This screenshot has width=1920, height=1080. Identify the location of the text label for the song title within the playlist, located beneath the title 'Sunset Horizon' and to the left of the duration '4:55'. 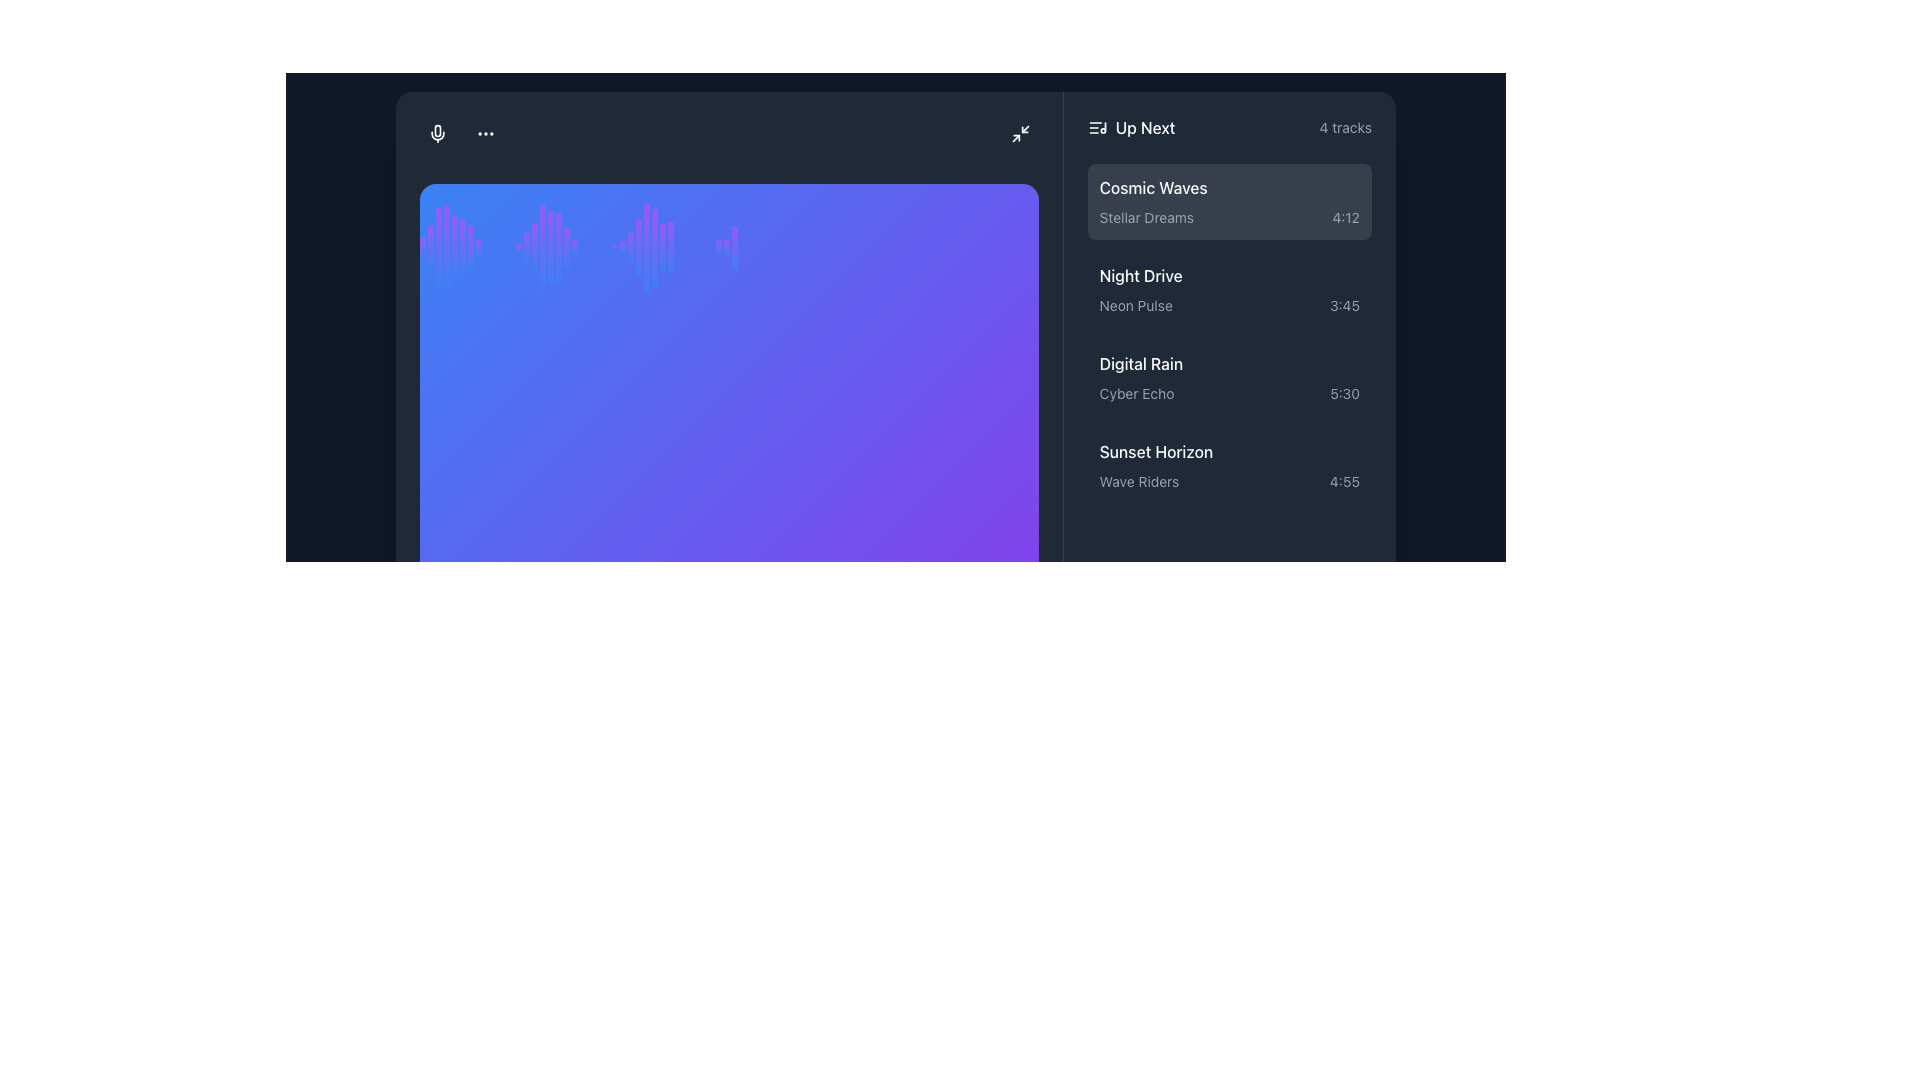
(1139, 481).